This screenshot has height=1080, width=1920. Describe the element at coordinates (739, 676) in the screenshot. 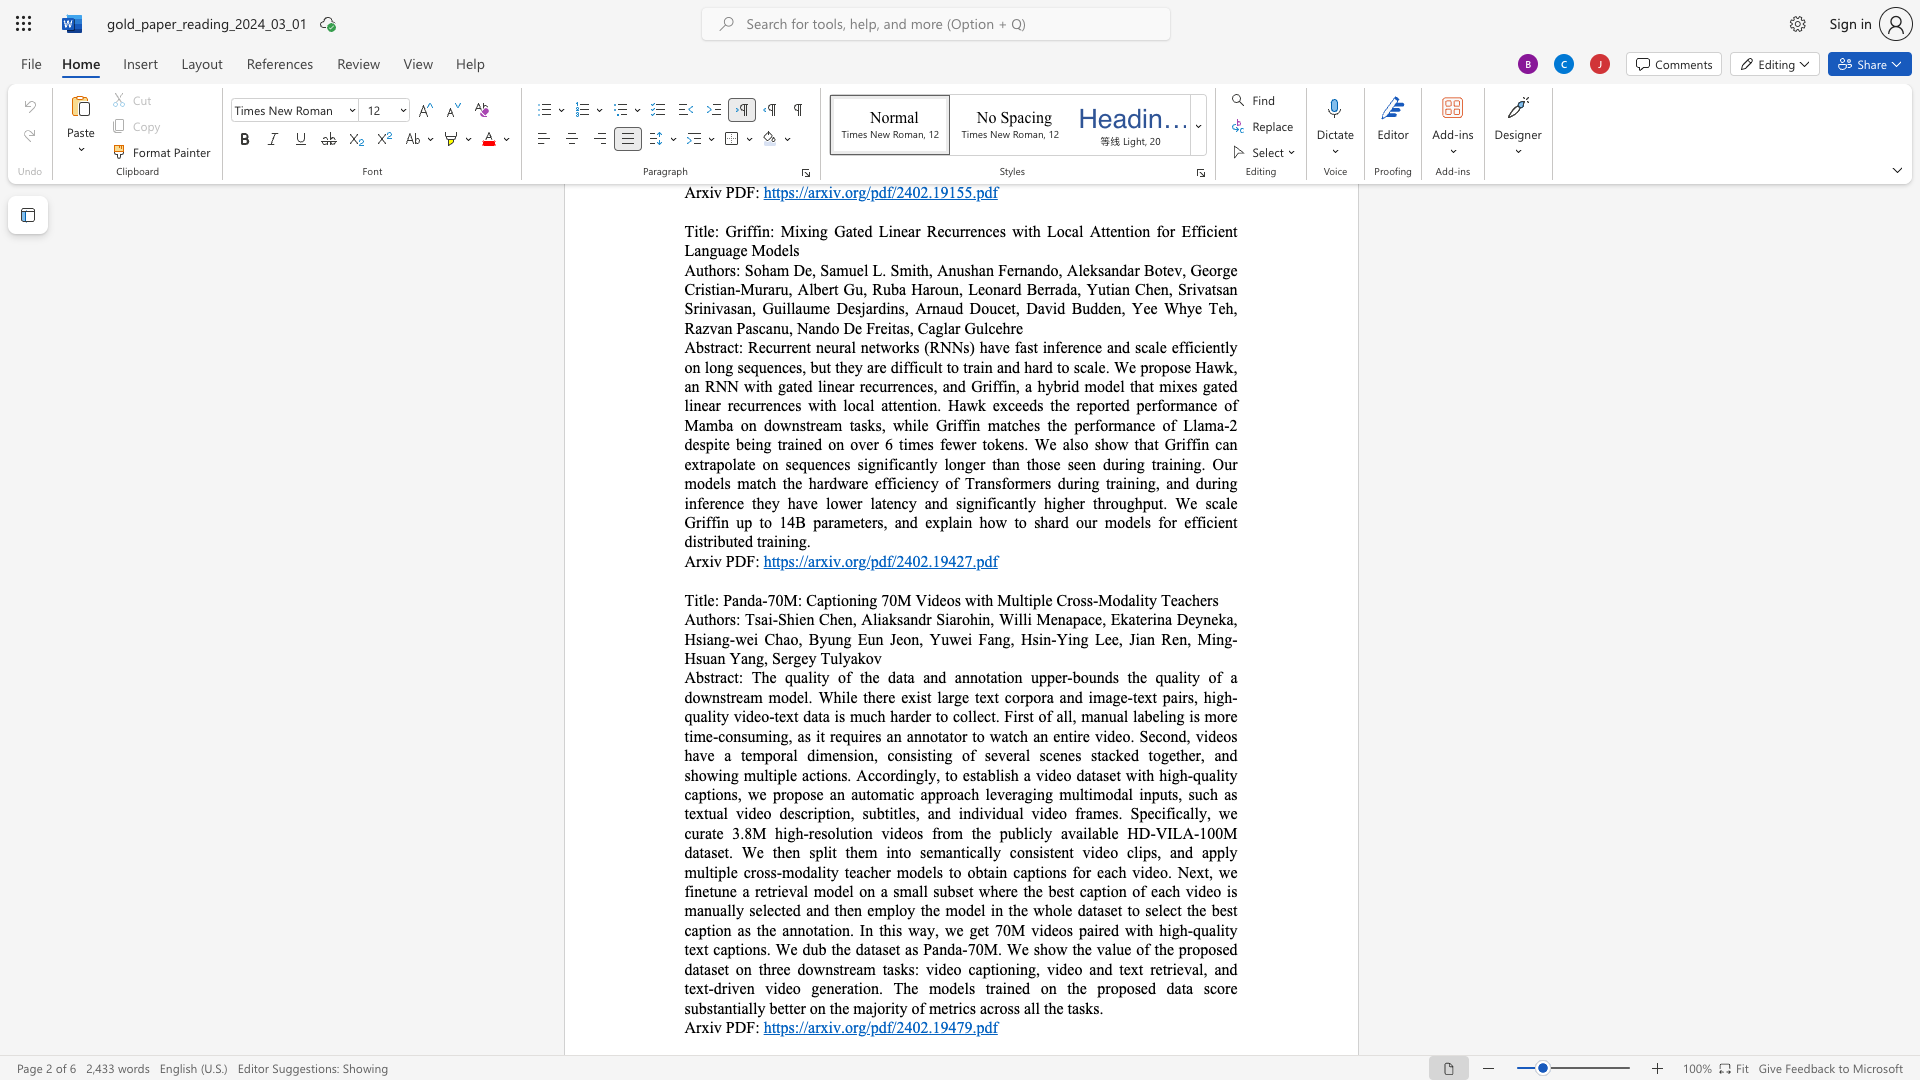

I see `the 1th character ":" in the text` at that location.